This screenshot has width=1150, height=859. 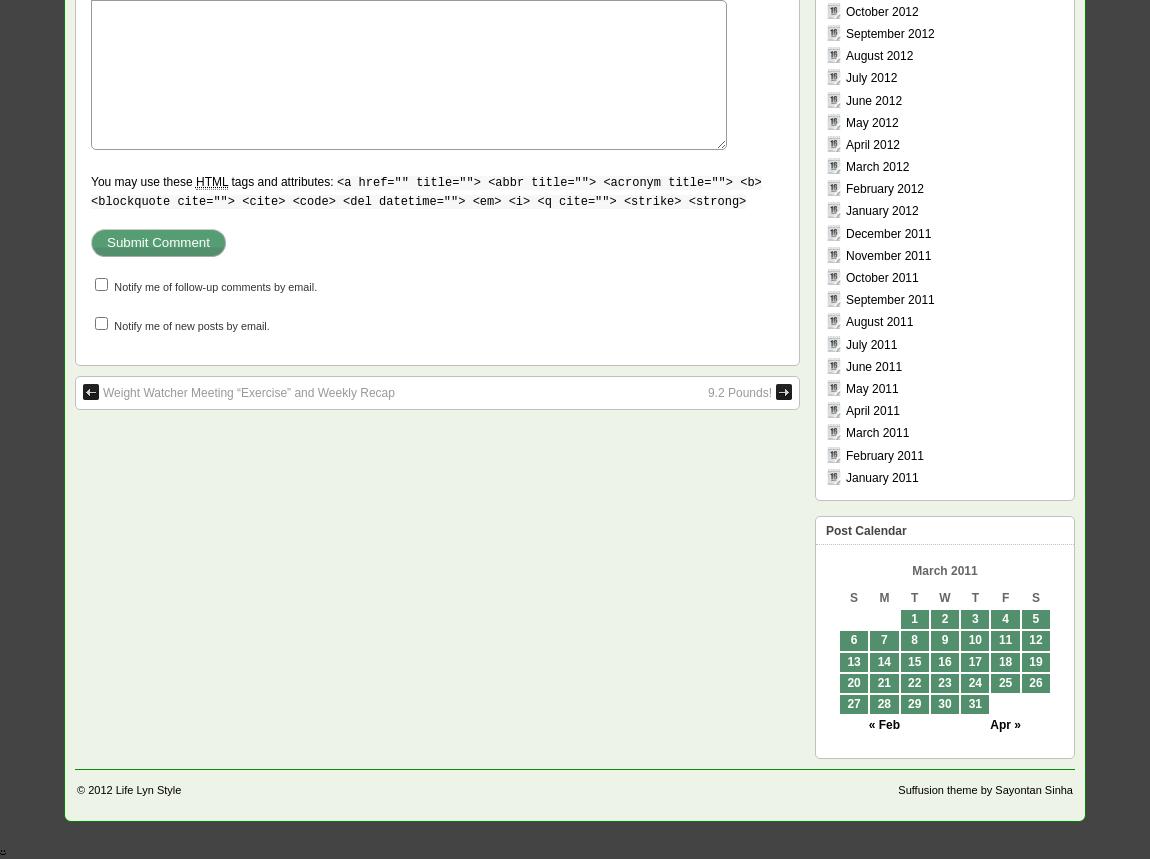 What do you see at coordinates (1035, 618) in the screenshot?
I see `'5'` at bounding box center [1035, 618].